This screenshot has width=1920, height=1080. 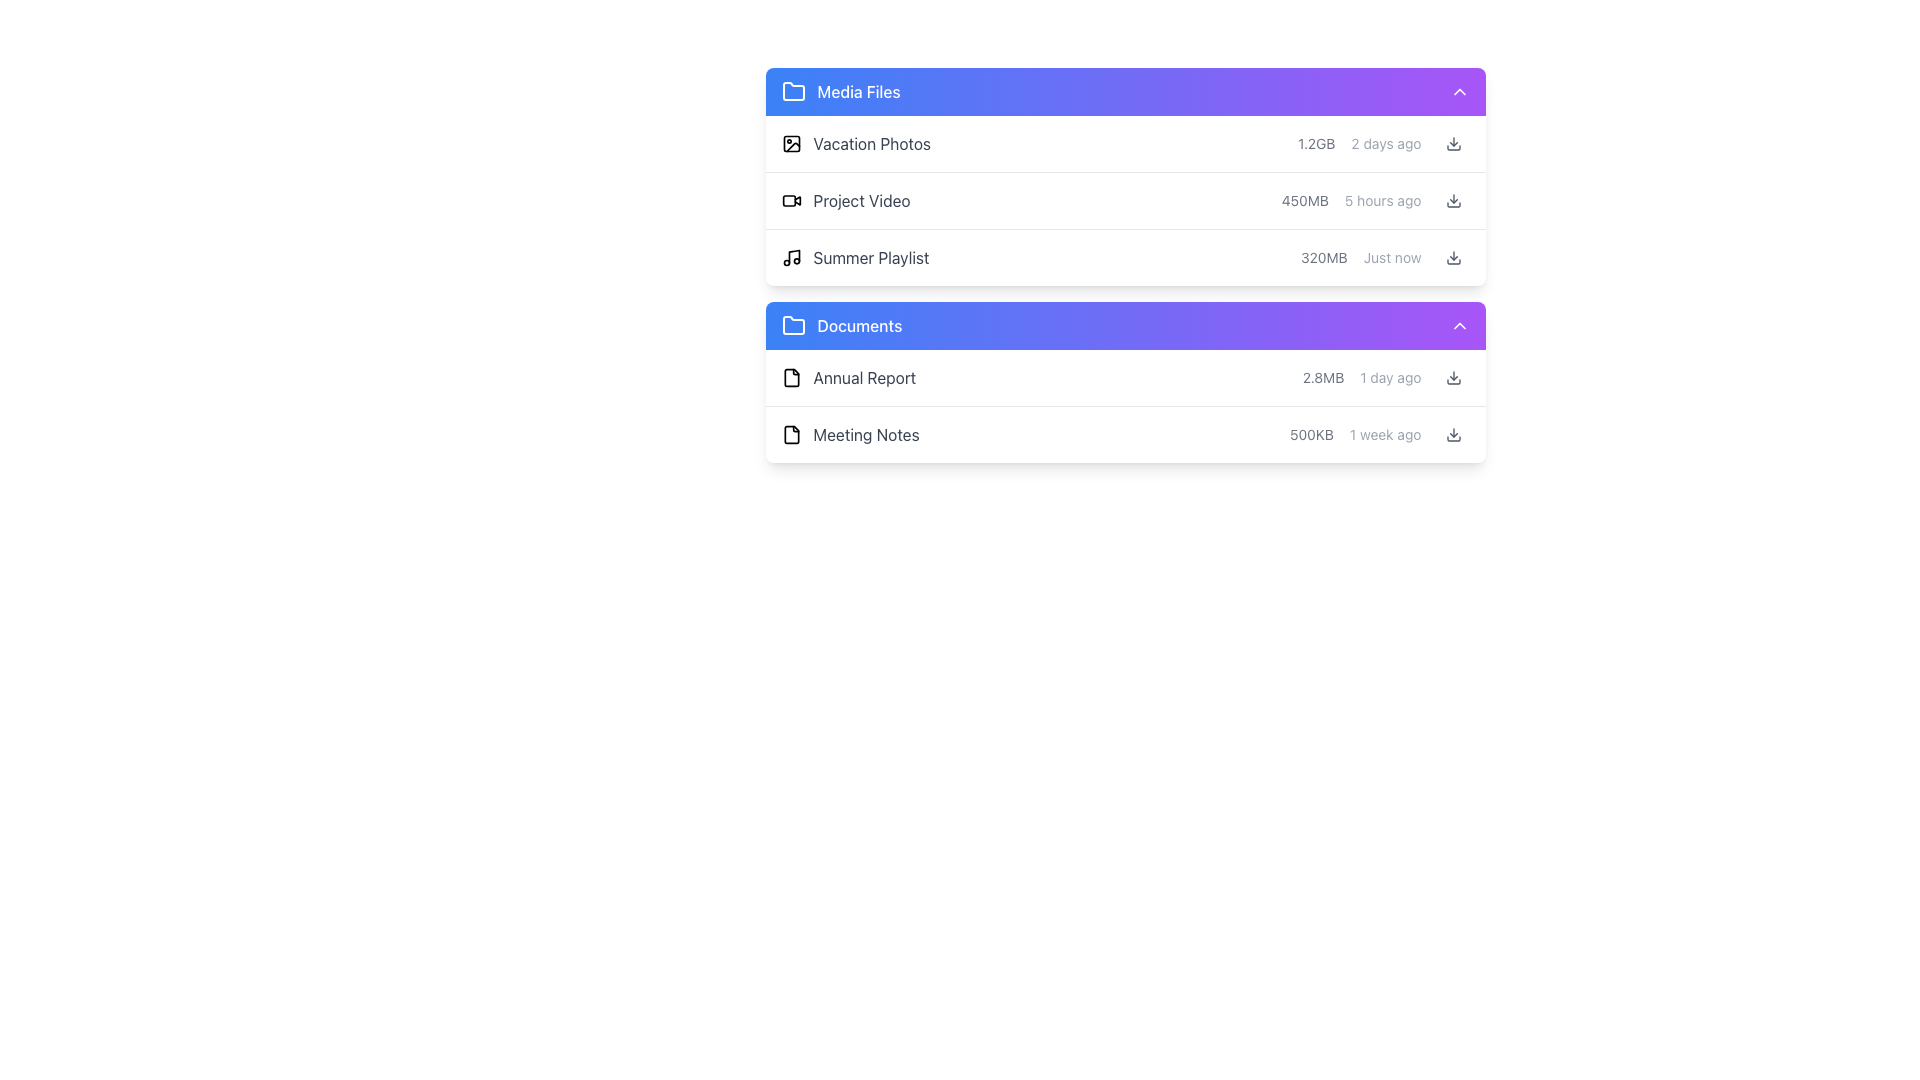 I want to click on on the second file entry in the 'Documents' section labeled 'Meeting Notes', so click(x=1125, y=434).